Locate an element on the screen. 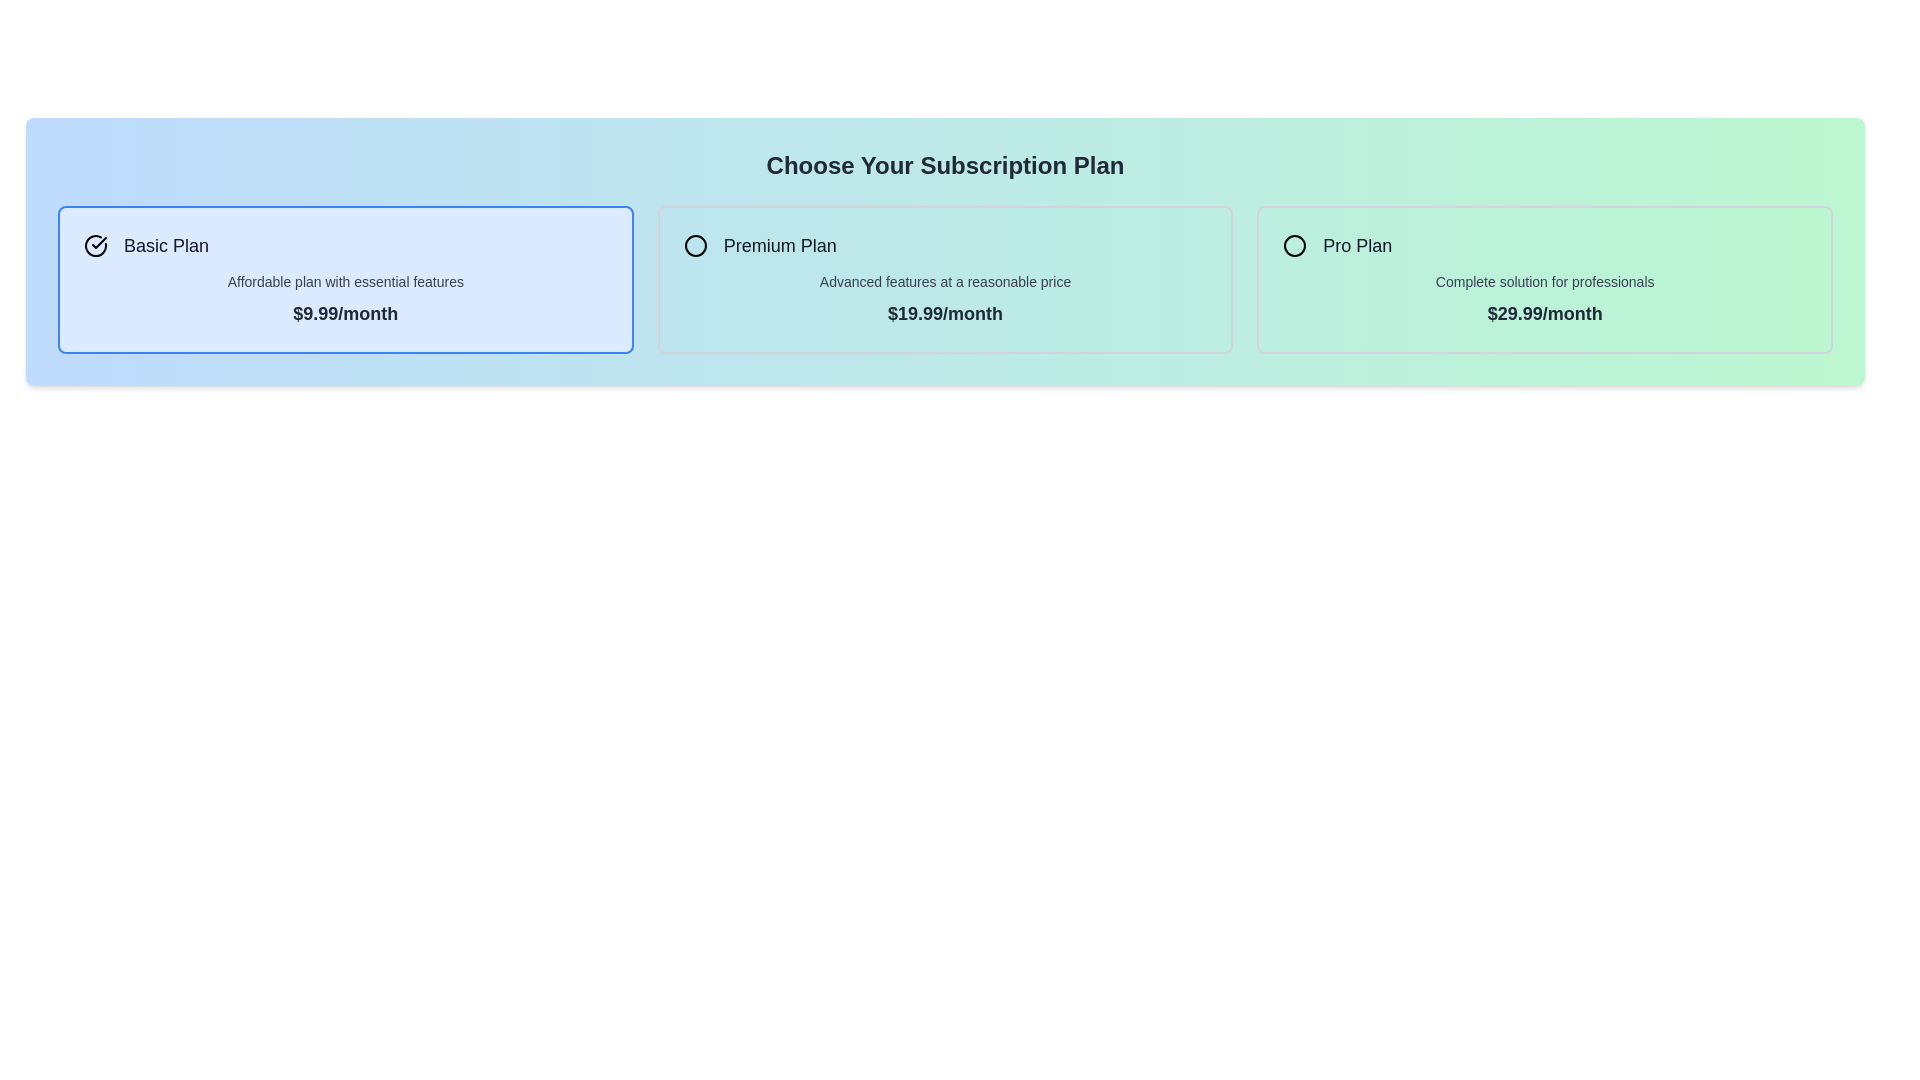  the price display of the 'Basic Plan' subscription, located beneath the description 'Affordable plan with essential features' in the card interface is located at coordinates (345, 313).